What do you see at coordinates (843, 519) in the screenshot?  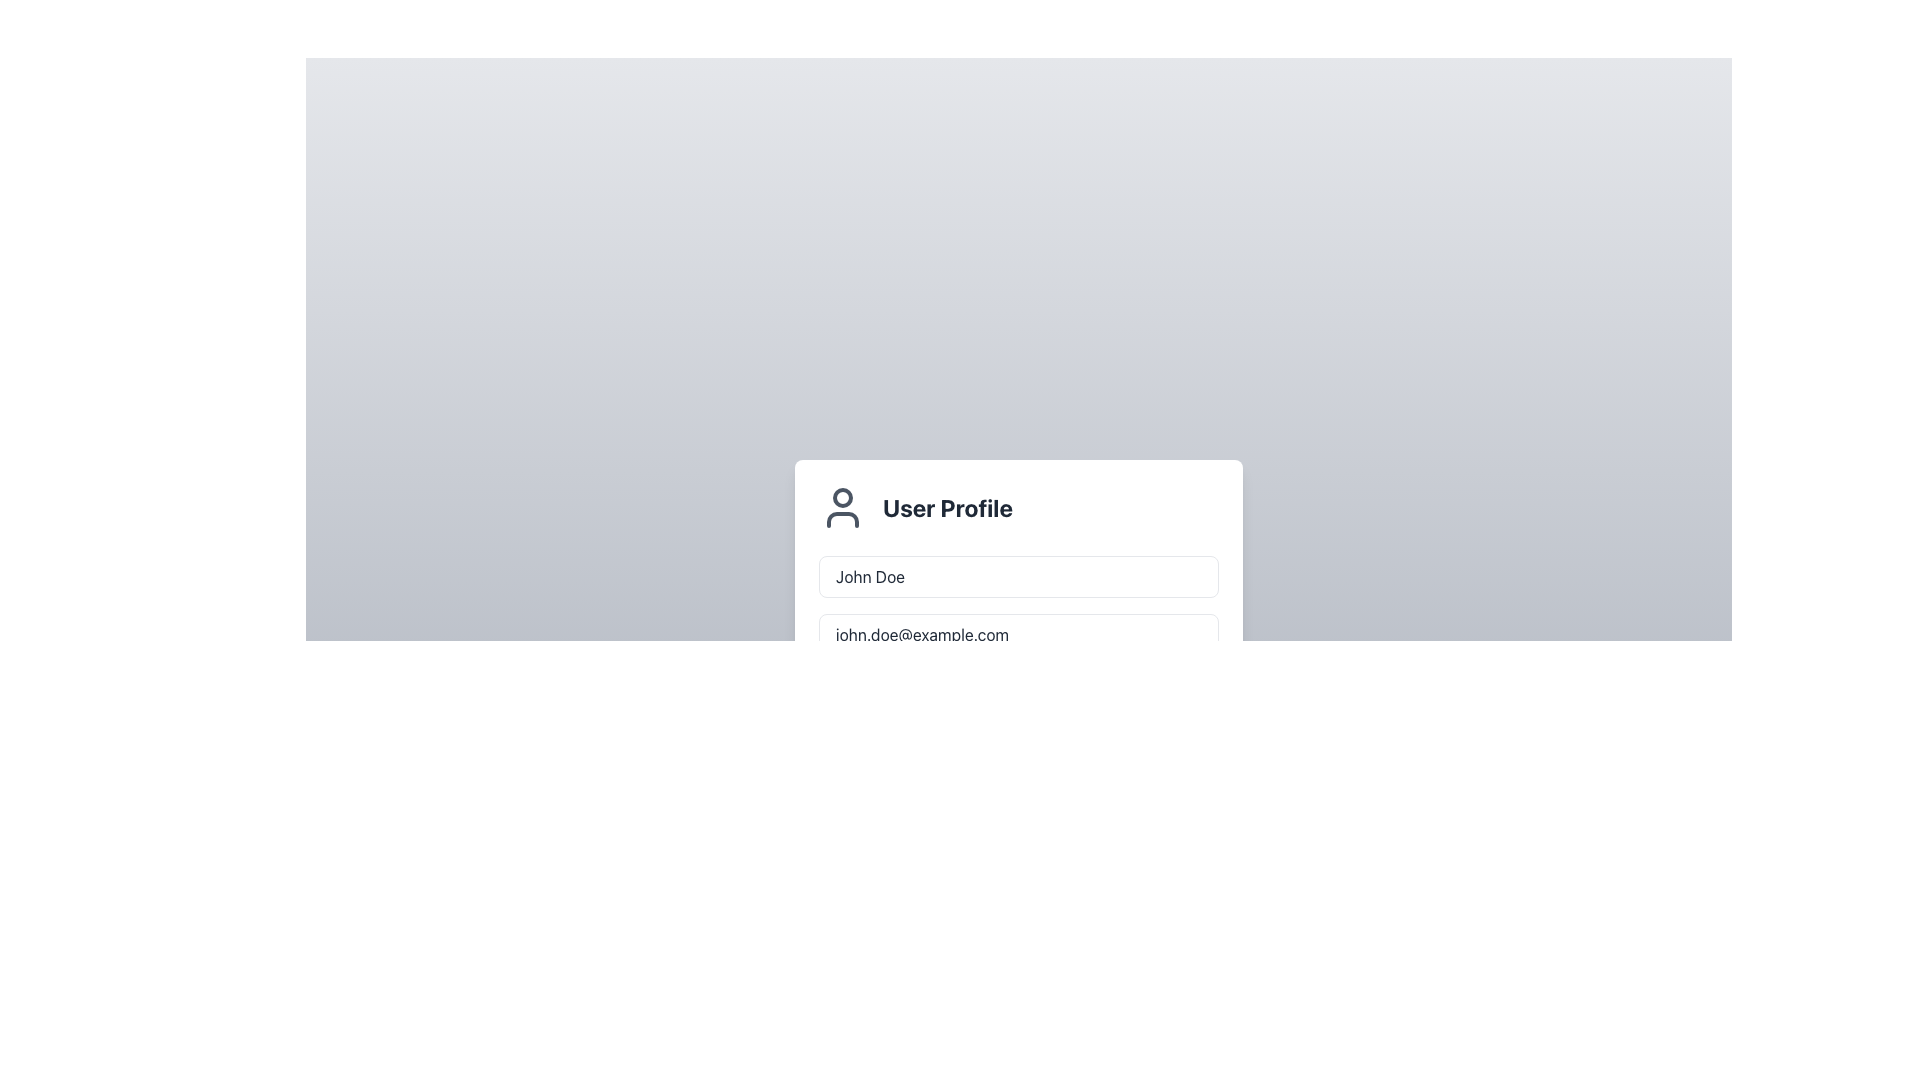 I see `the graphical detail of the user profile icon, which is the second part of the SVG icon located directly under the circular head` at bounding box center [843, 519].